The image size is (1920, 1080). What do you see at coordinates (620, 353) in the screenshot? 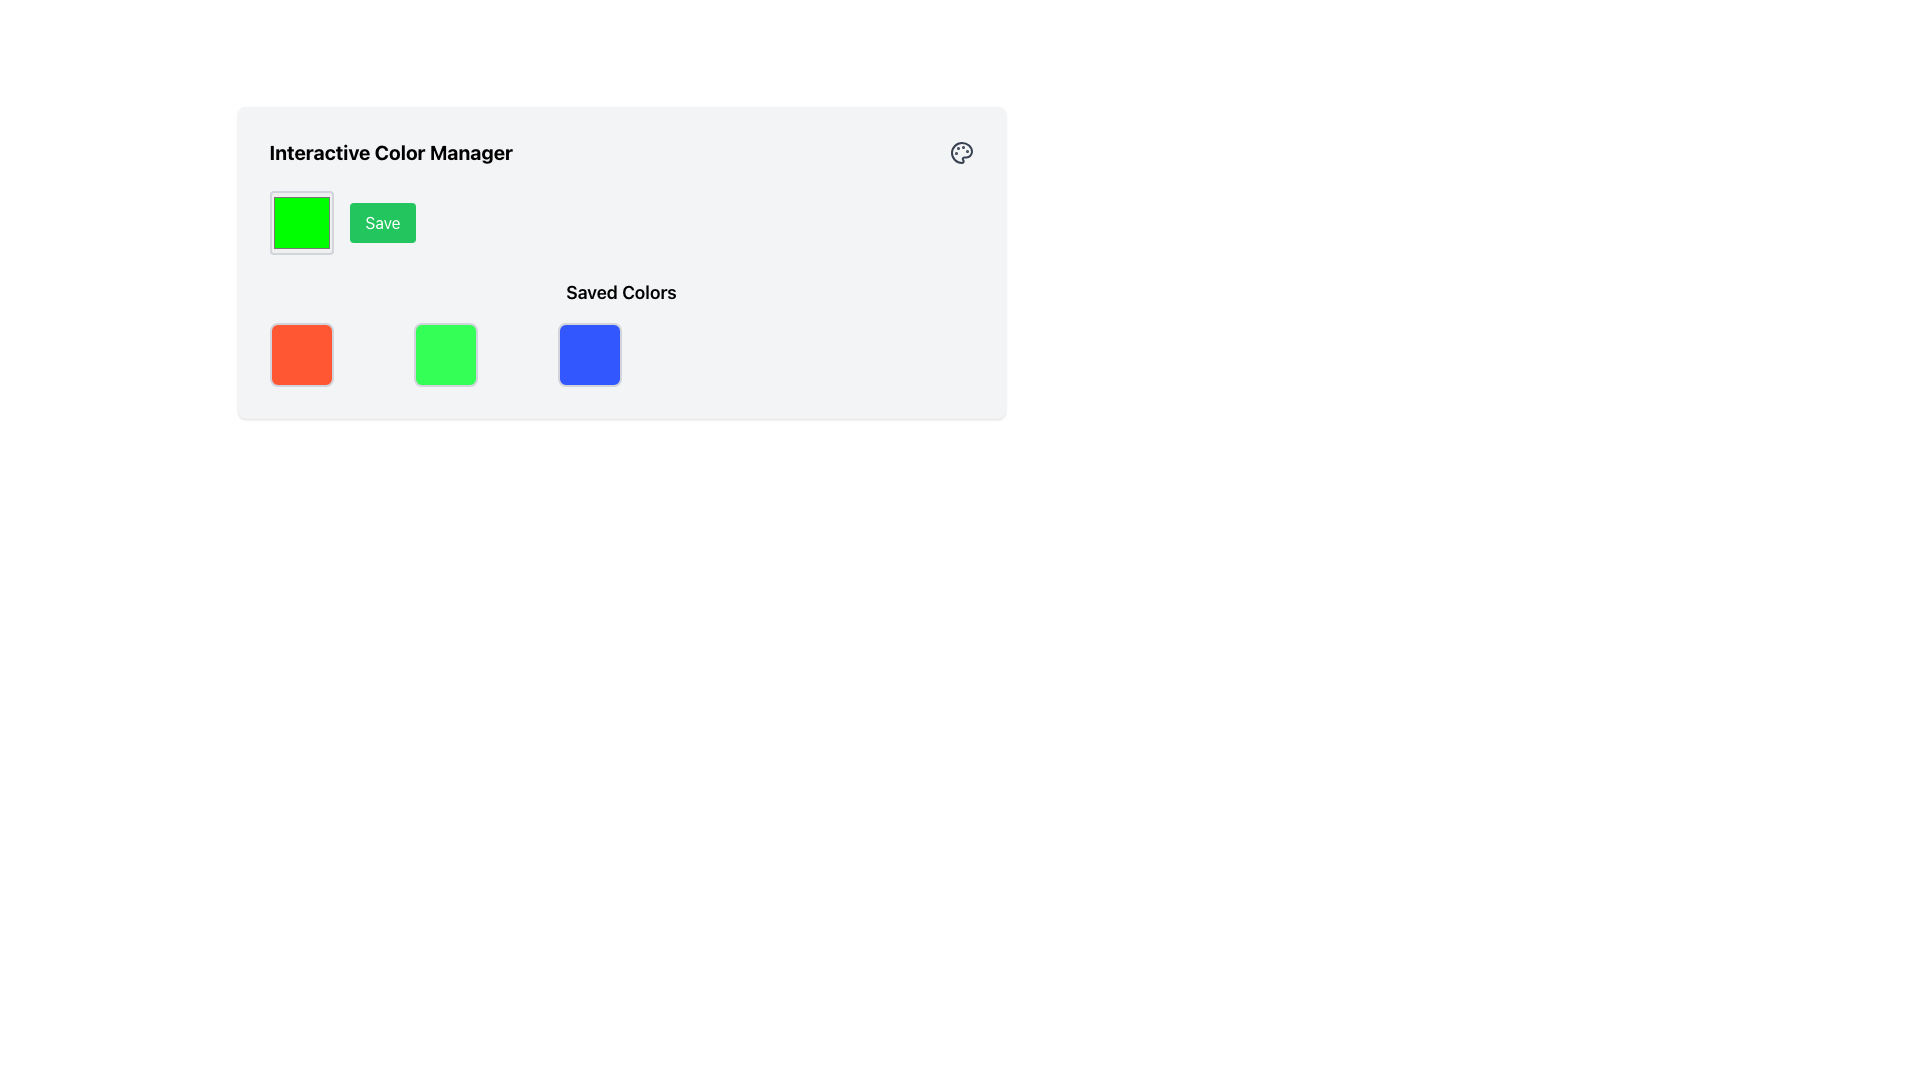
I see `the third color swatch in the 'Saved Colors' section, which visually represents a saved color and is adjacent to a green square on the left` at bounding box center [620, 353].